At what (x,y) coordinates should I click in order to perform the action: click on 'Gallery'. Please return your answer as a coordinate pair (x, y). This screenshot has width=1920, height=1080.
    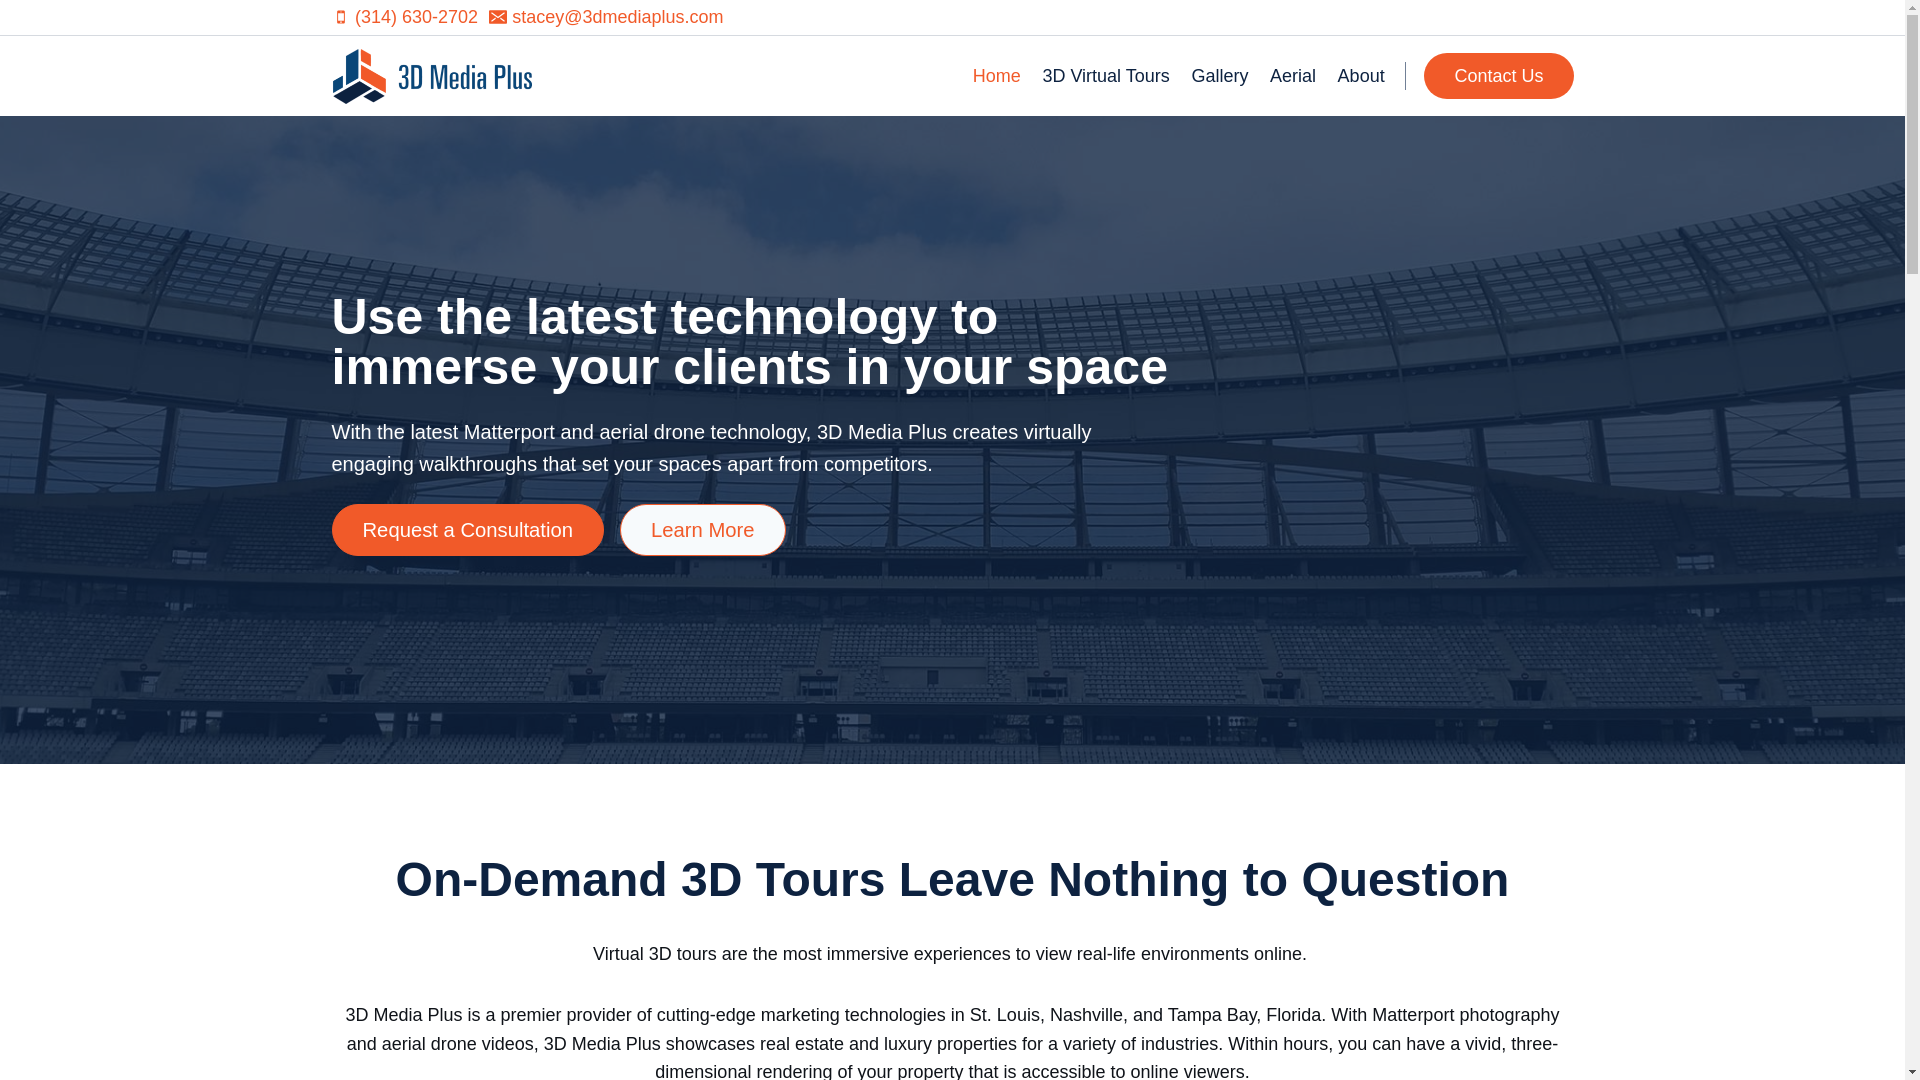
    Looking at the image, I should click on (1219, 75).